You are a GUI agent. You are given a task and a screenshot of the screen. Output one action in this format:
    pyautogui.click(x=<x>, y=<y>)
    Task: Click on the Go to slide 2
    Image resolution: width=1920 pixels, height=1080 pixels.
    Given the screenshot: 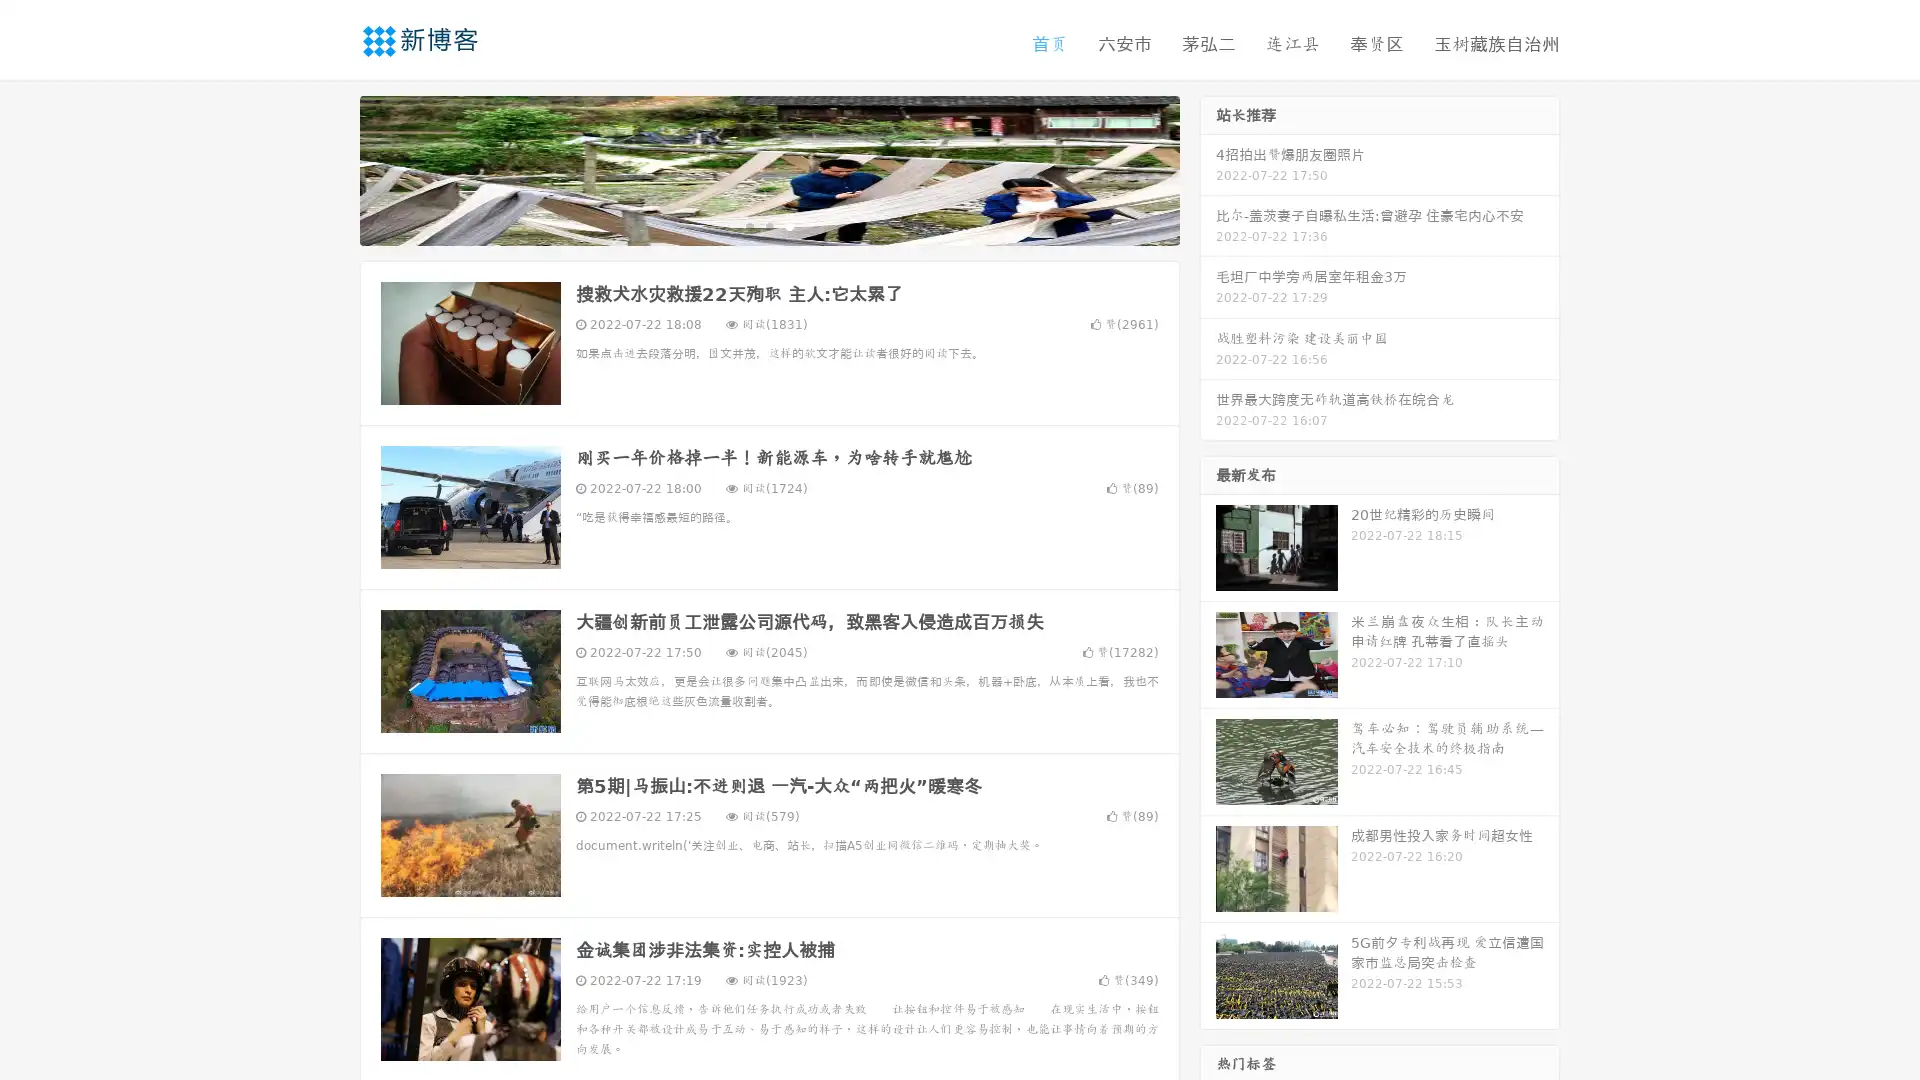 What is the action you would take?
    pyautogui.click(x=768, y=225)
    